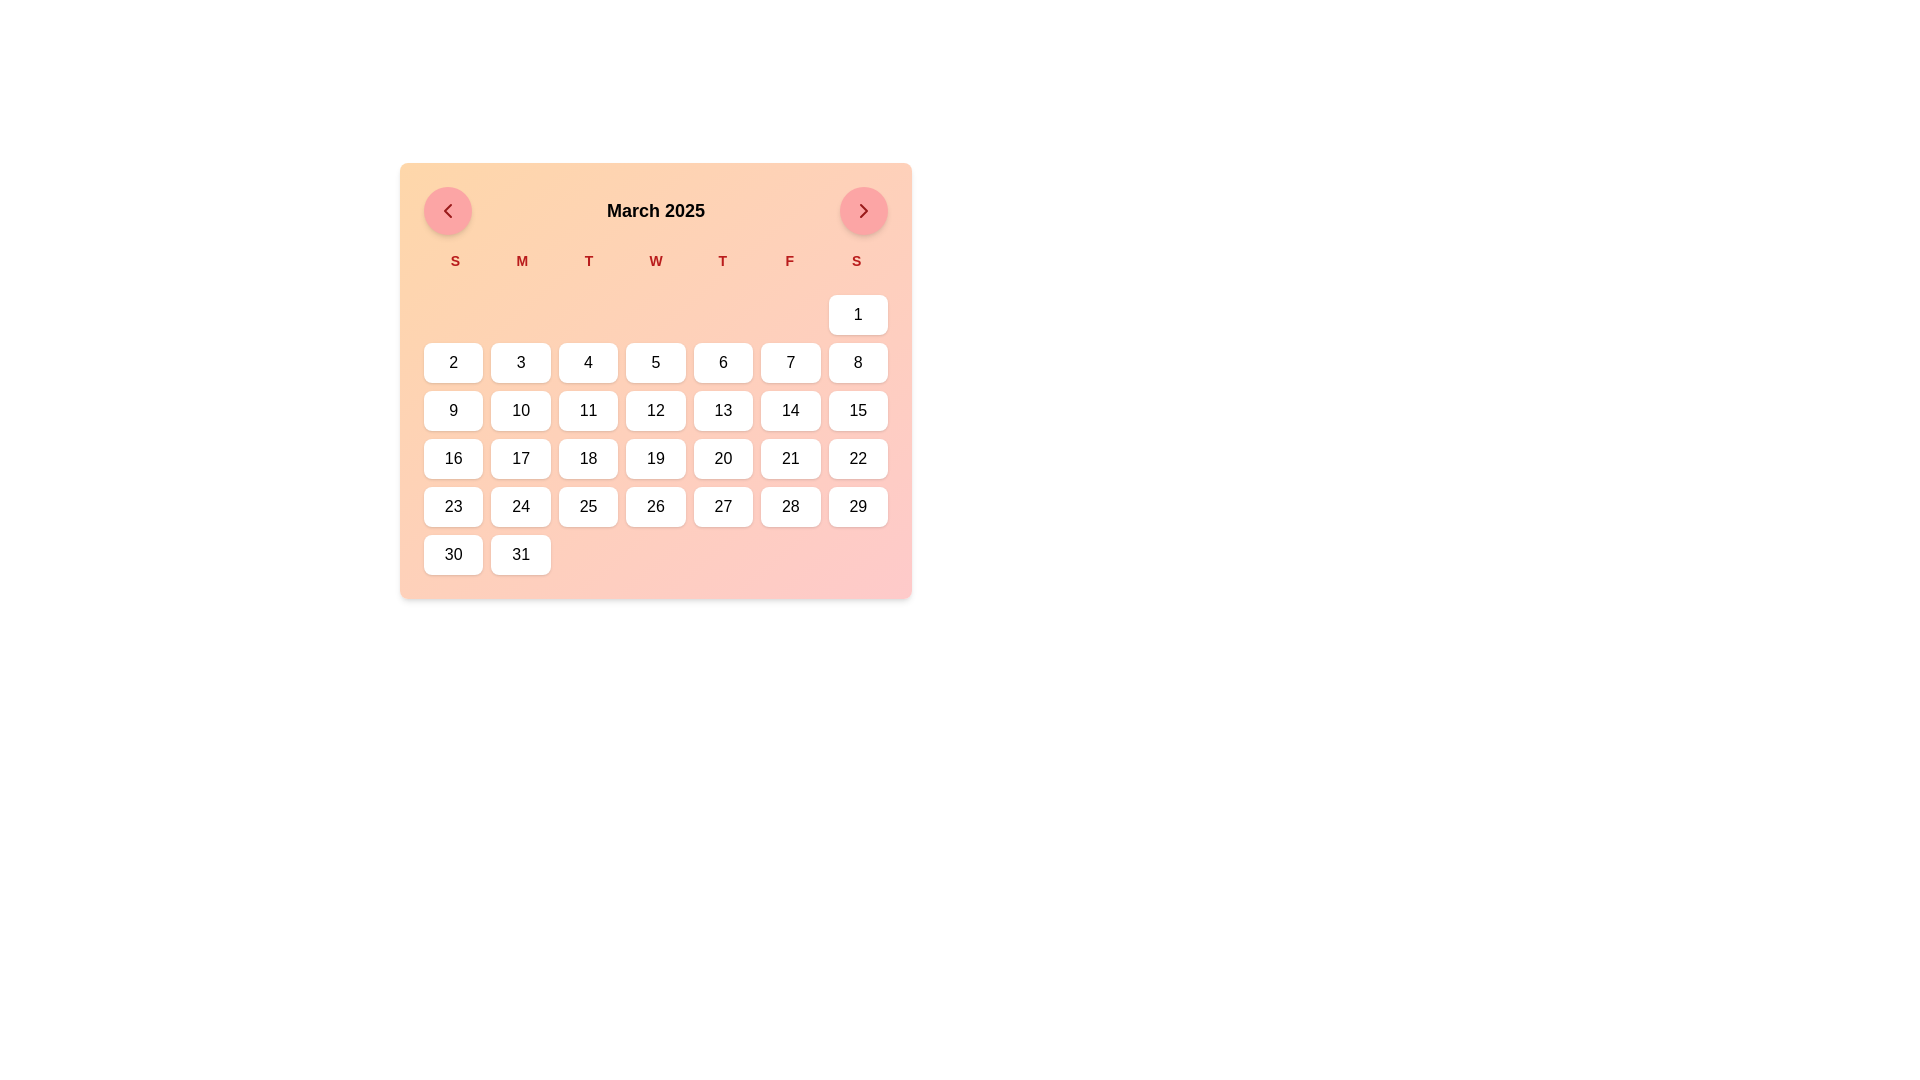 This screenshot has height=1080, width=1920. What do you see at coordinates (521, 410) in the screenshot?
I see `the white rounded rectangular button displaying the number '10' in bold black font, located in the fourth row of a calendar grid layout under 'March 2025'` at bounding box center [521, 410].